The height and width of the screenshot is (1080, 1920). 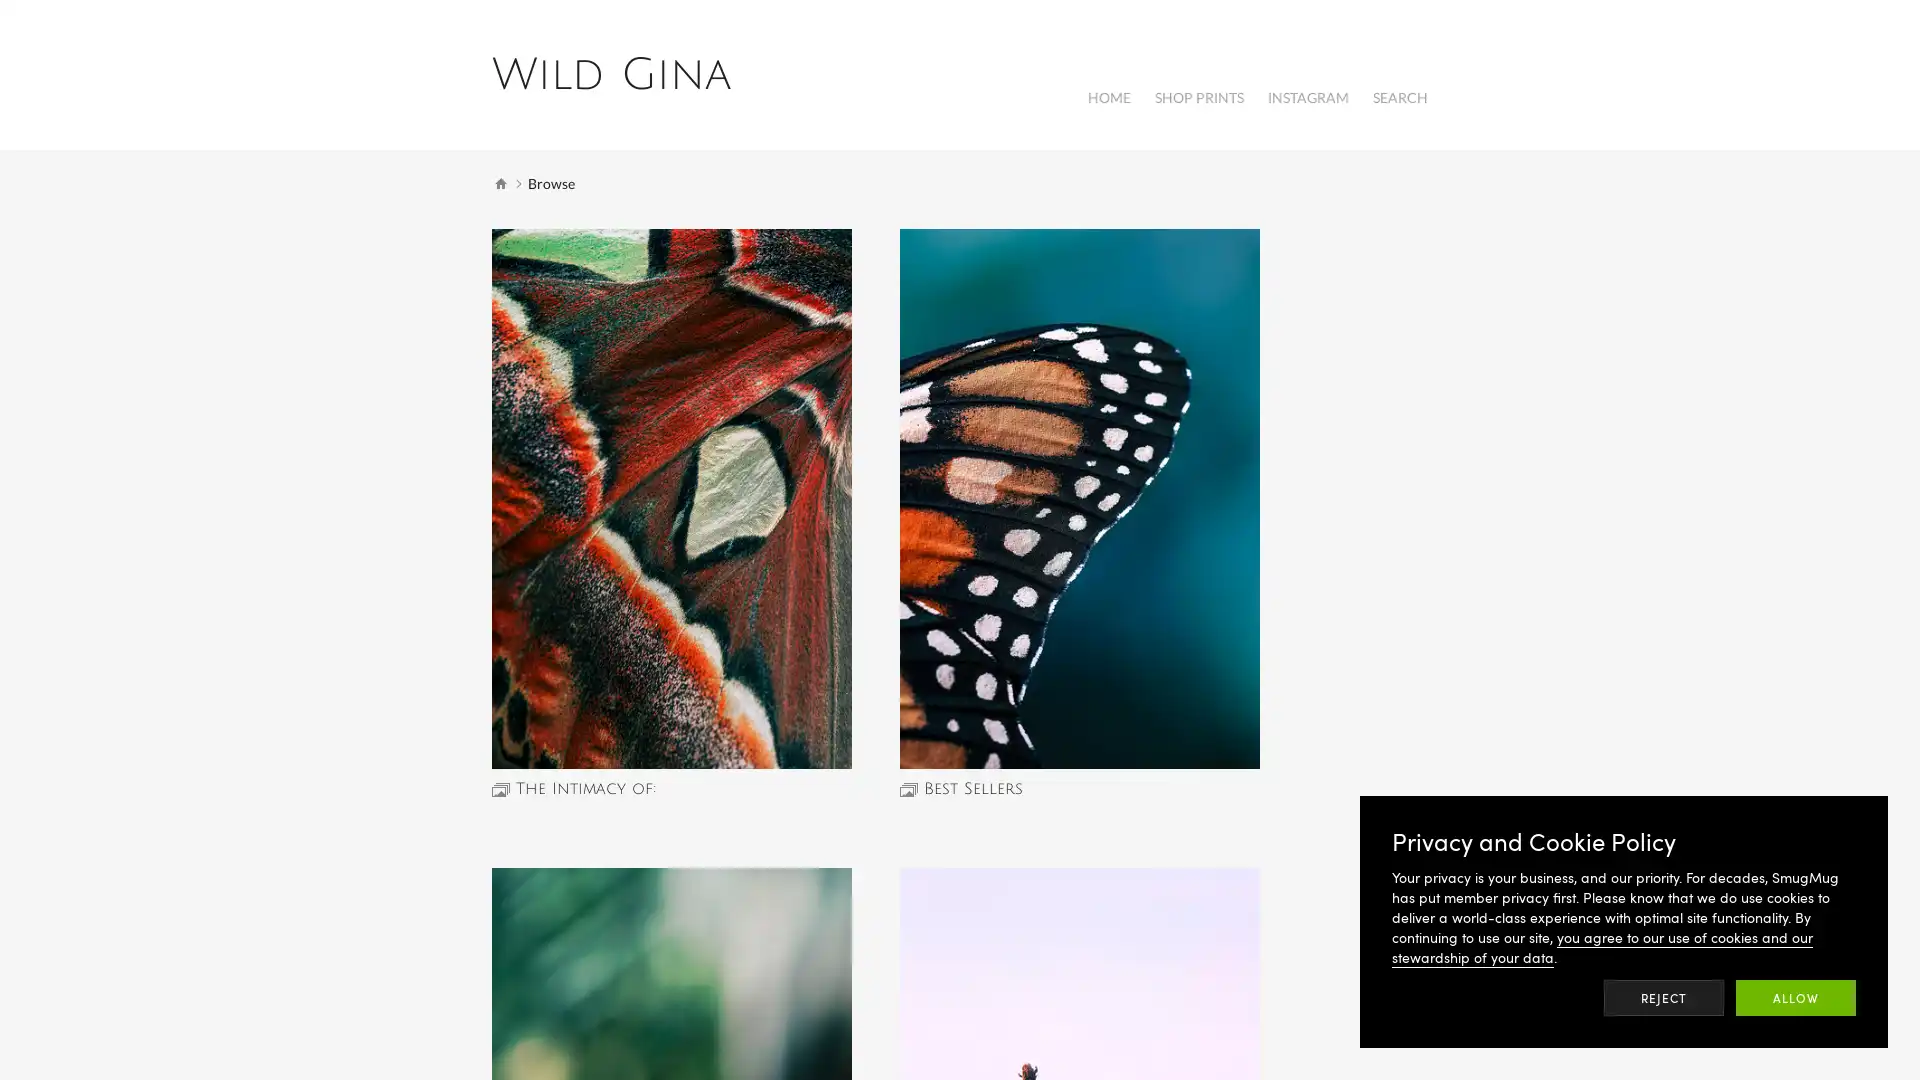 I want to click on ALLOW, so click(x=1795, y=998).